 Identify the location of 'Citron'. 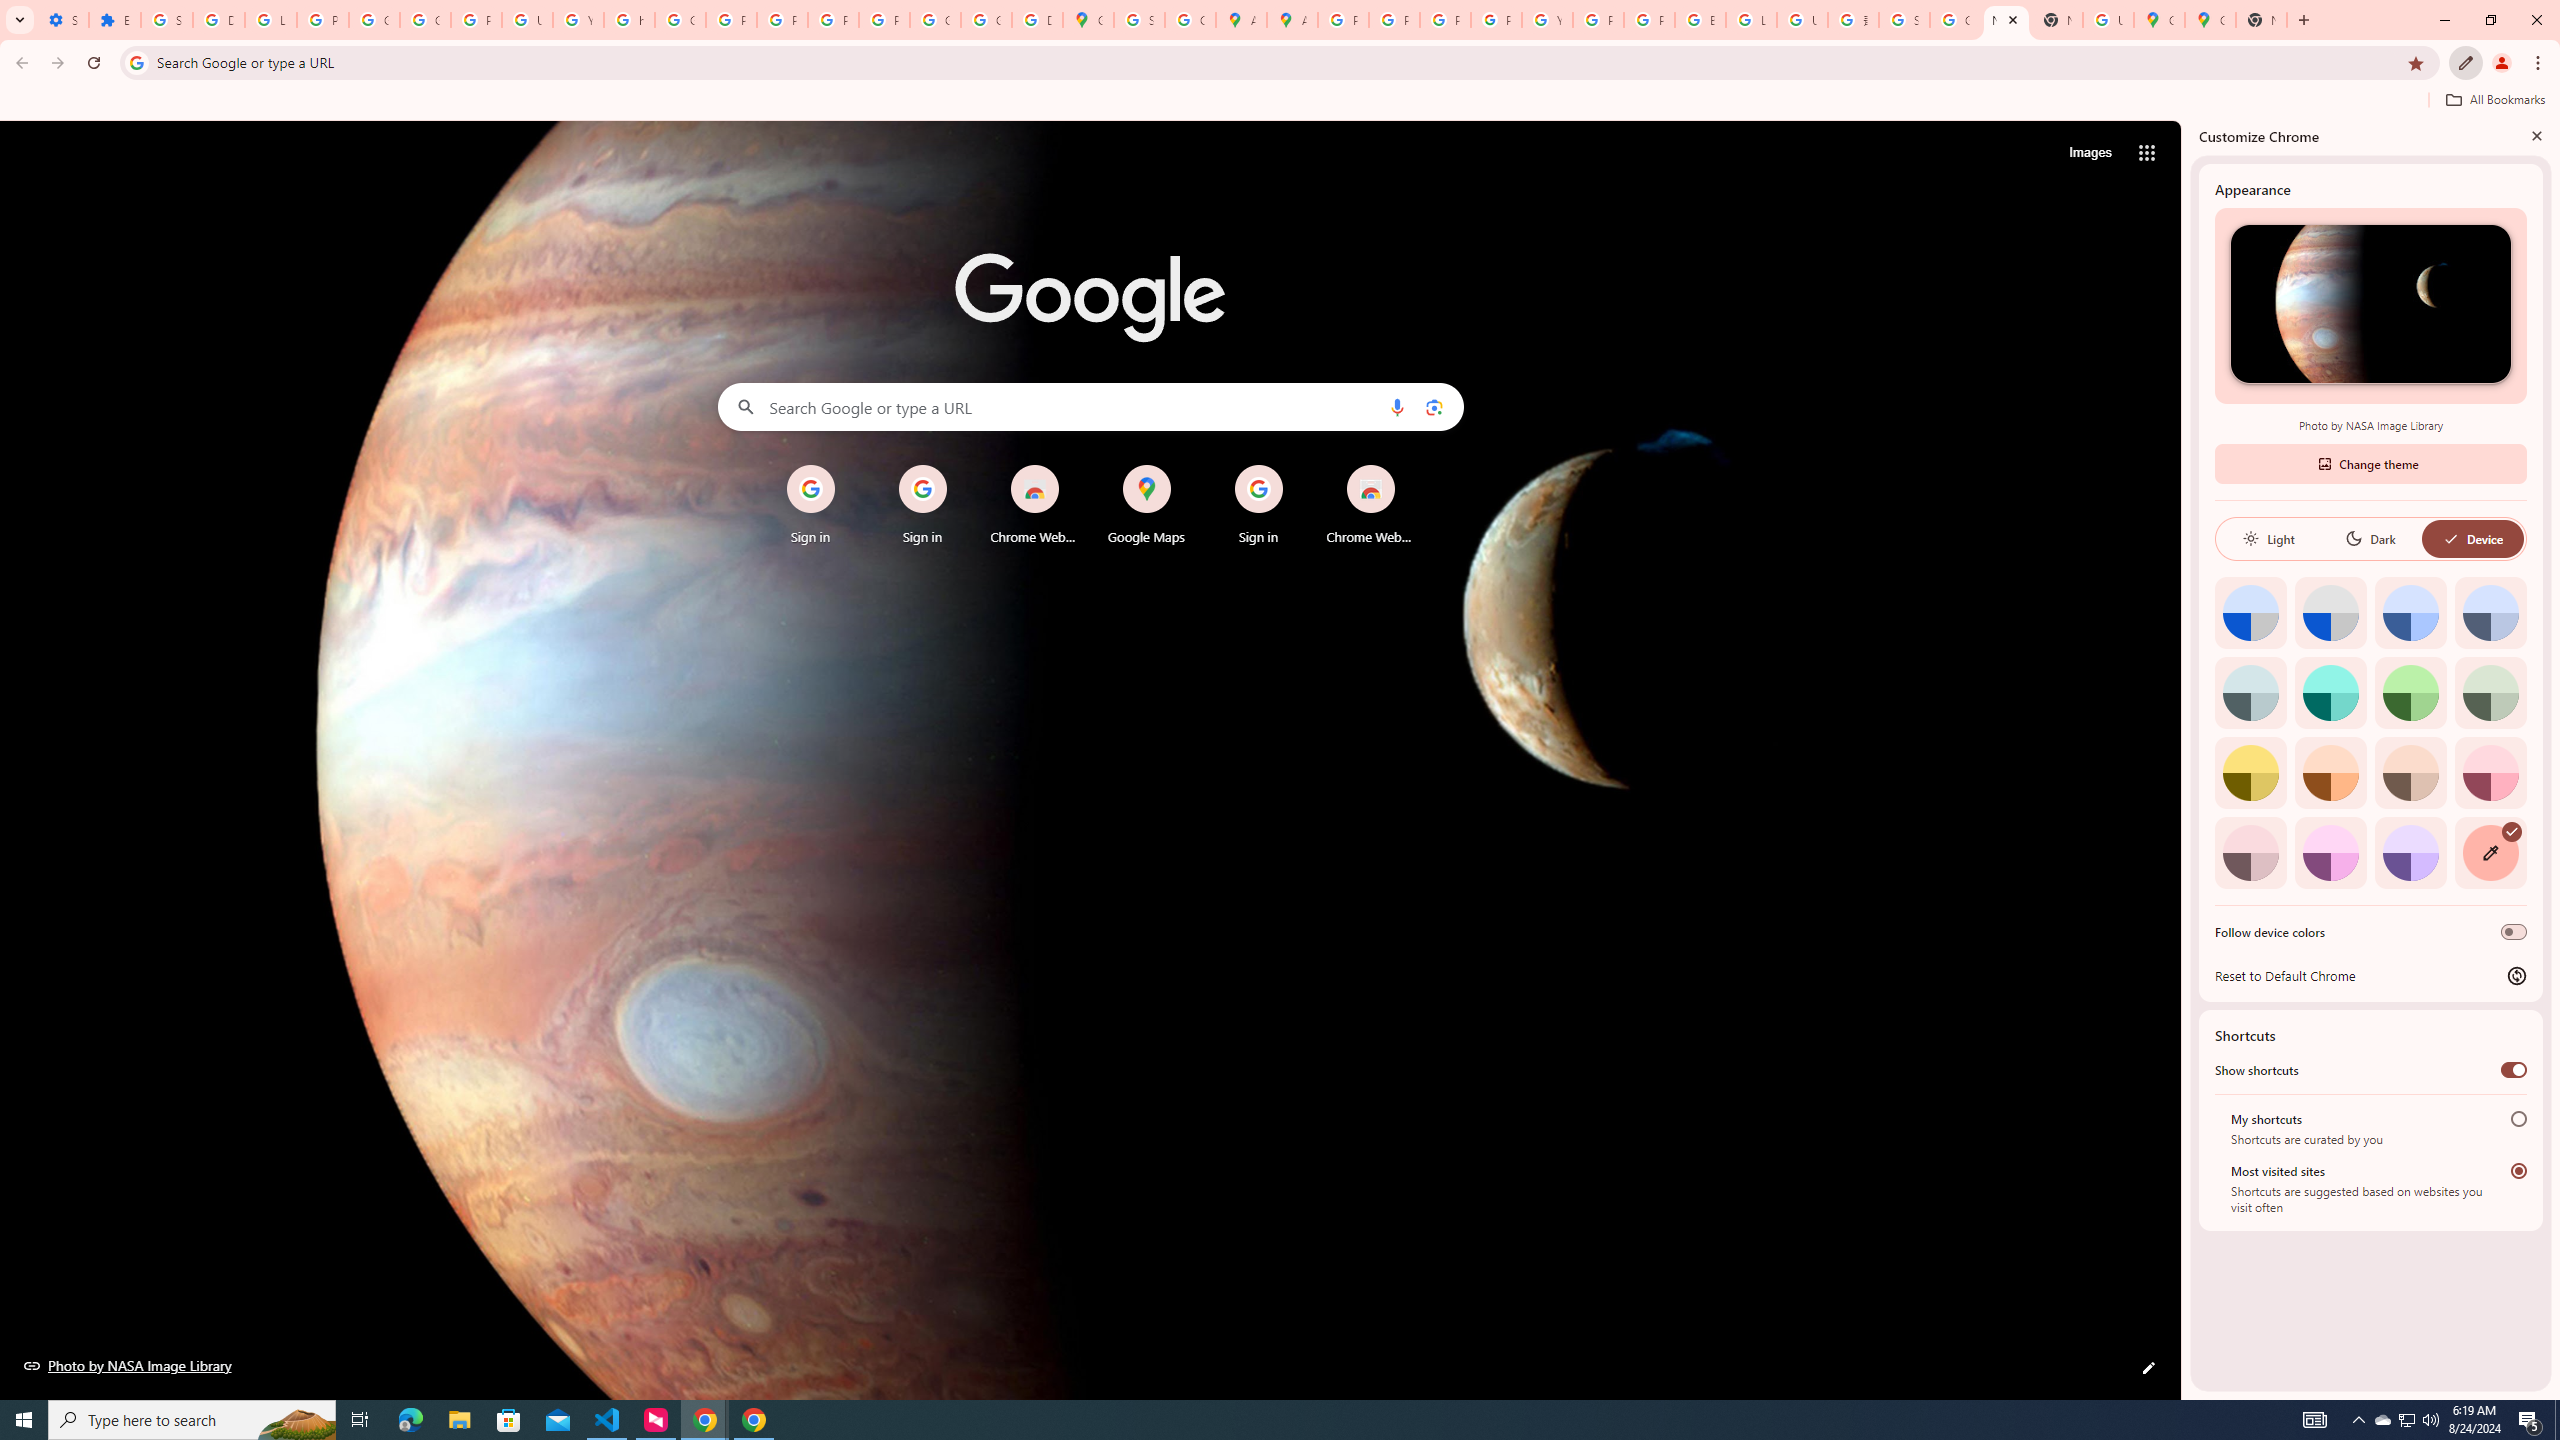
(2250, 771).